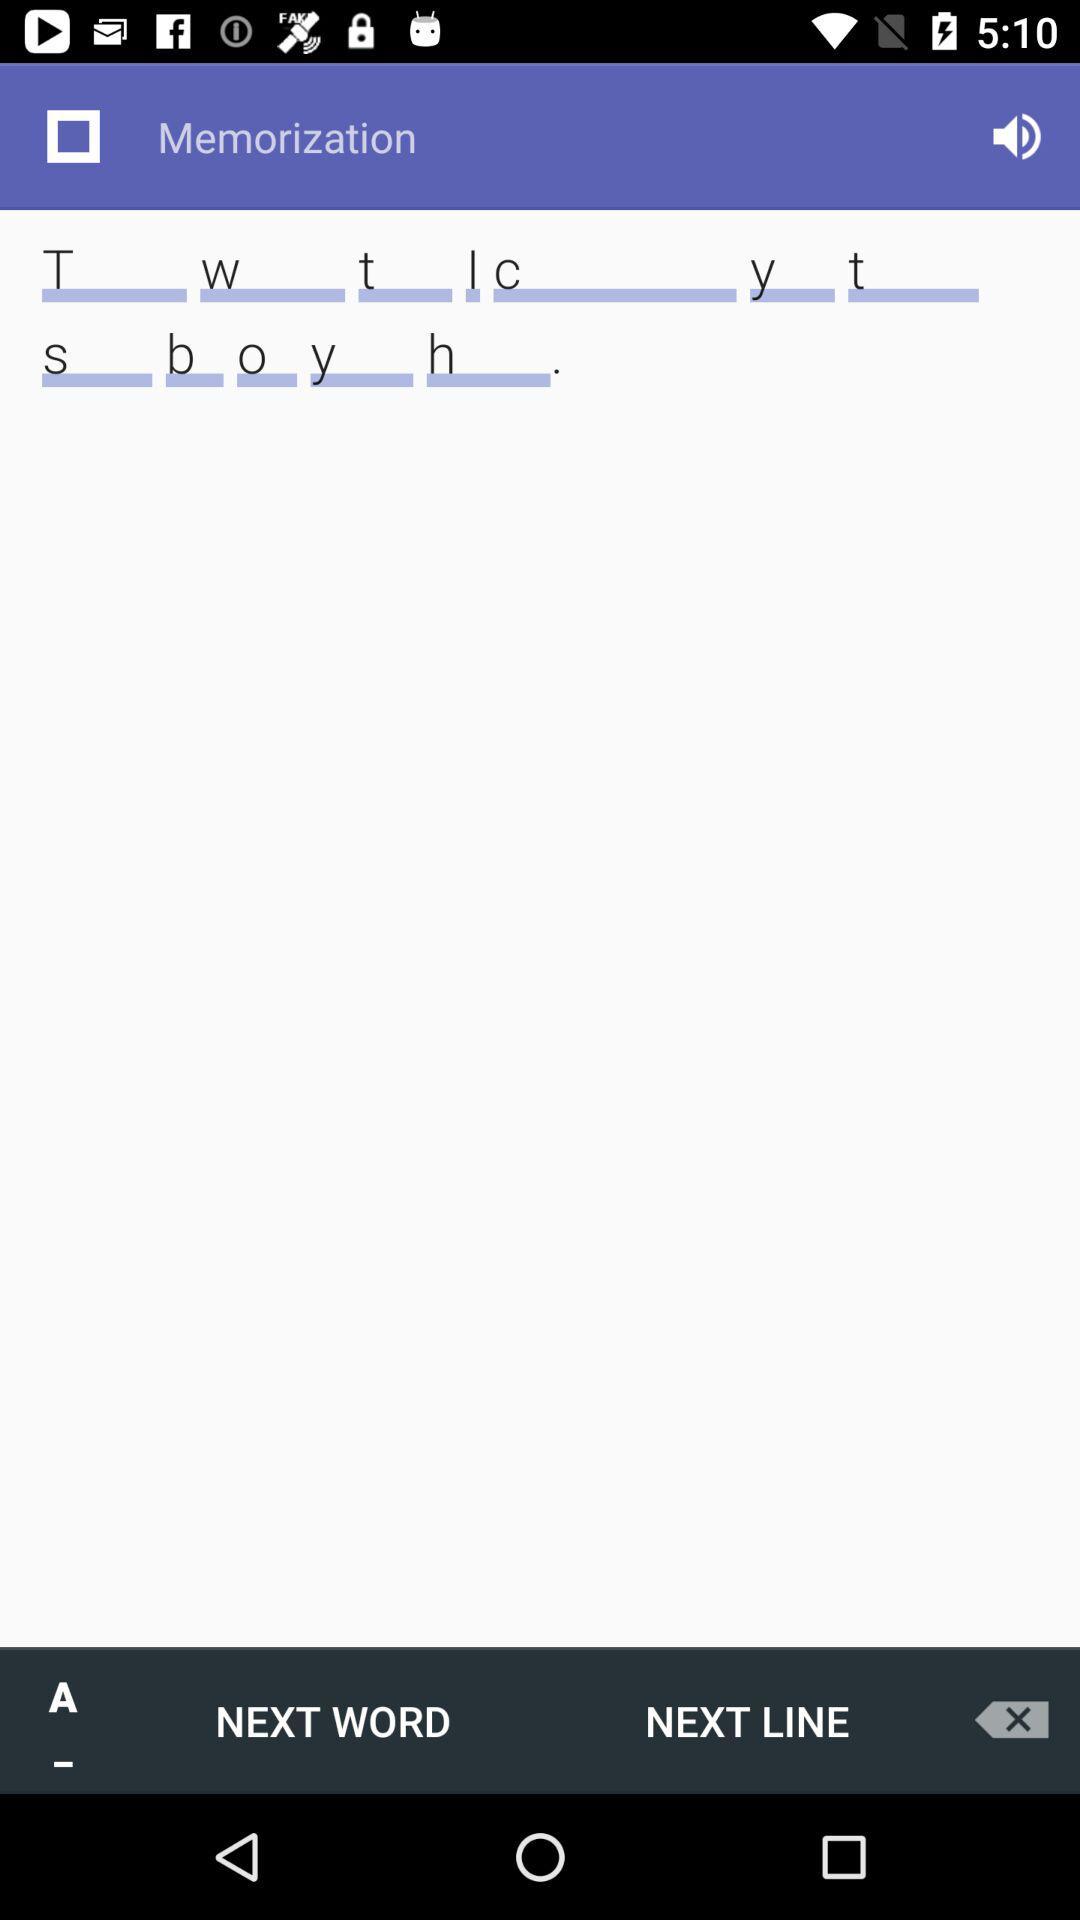  What do you see at coordinates (61, 1719) in the screenshot?
I see `the a` at bounding box center [61, 1719].